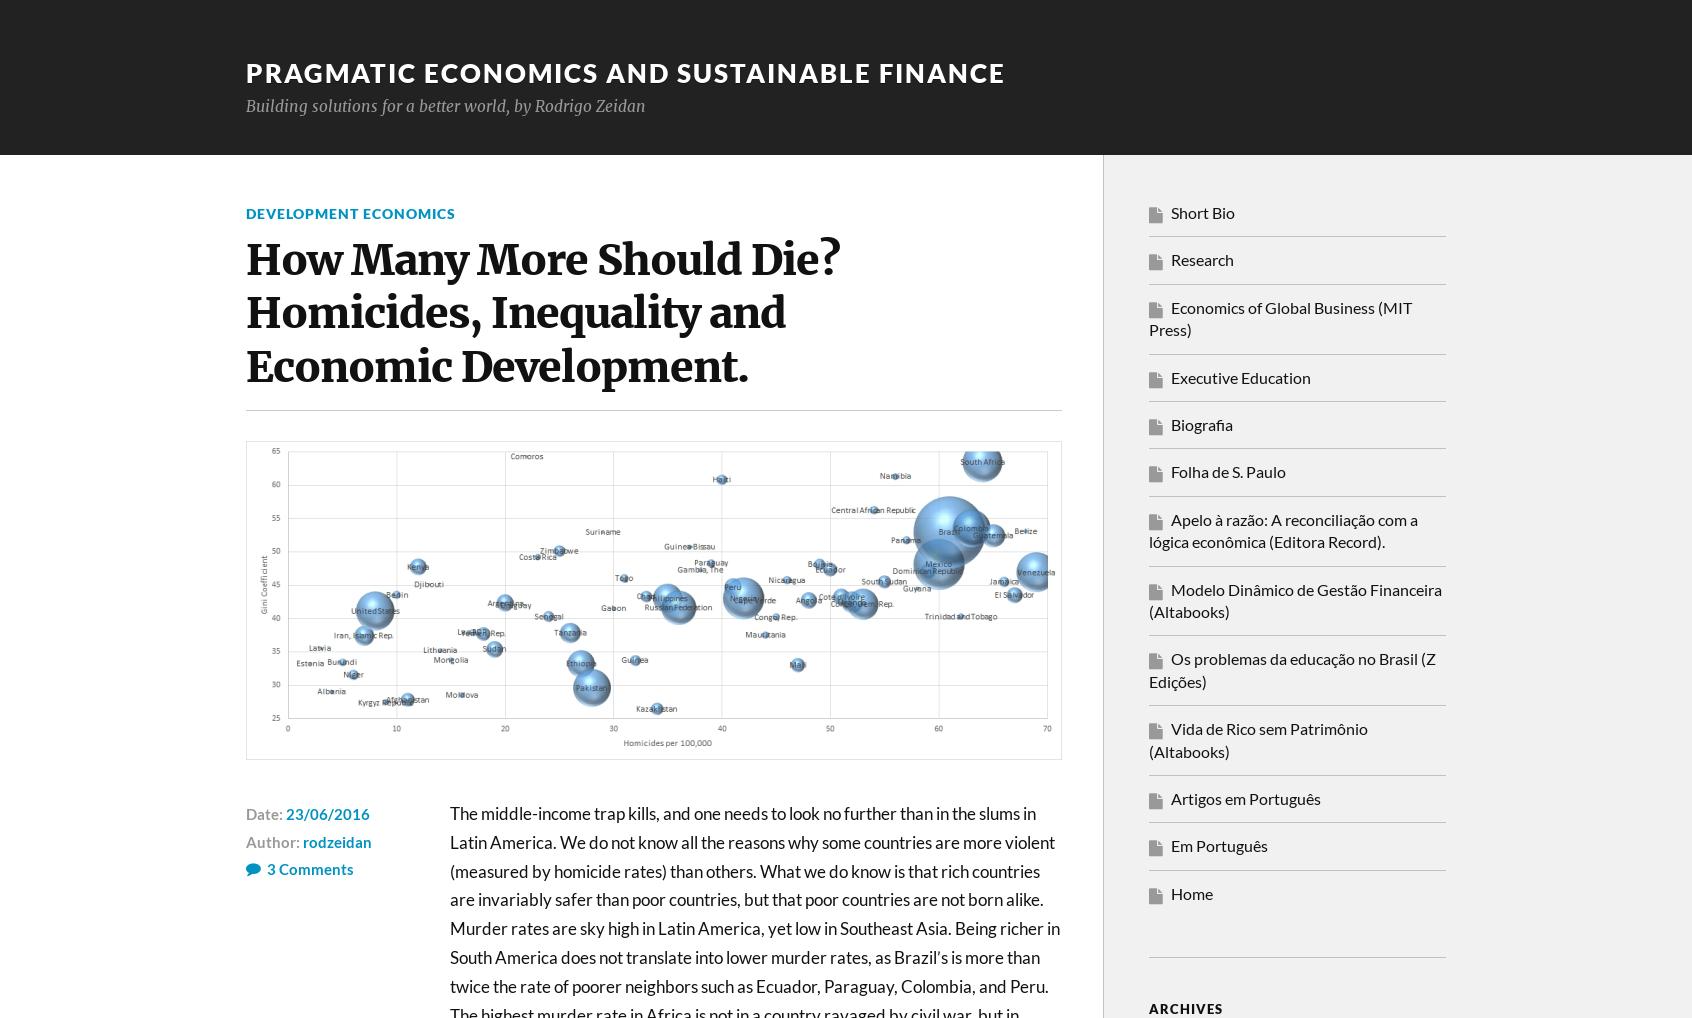  Describe the element at coordinates (271, 868) in the screenshot. I see `'3'` at that location.